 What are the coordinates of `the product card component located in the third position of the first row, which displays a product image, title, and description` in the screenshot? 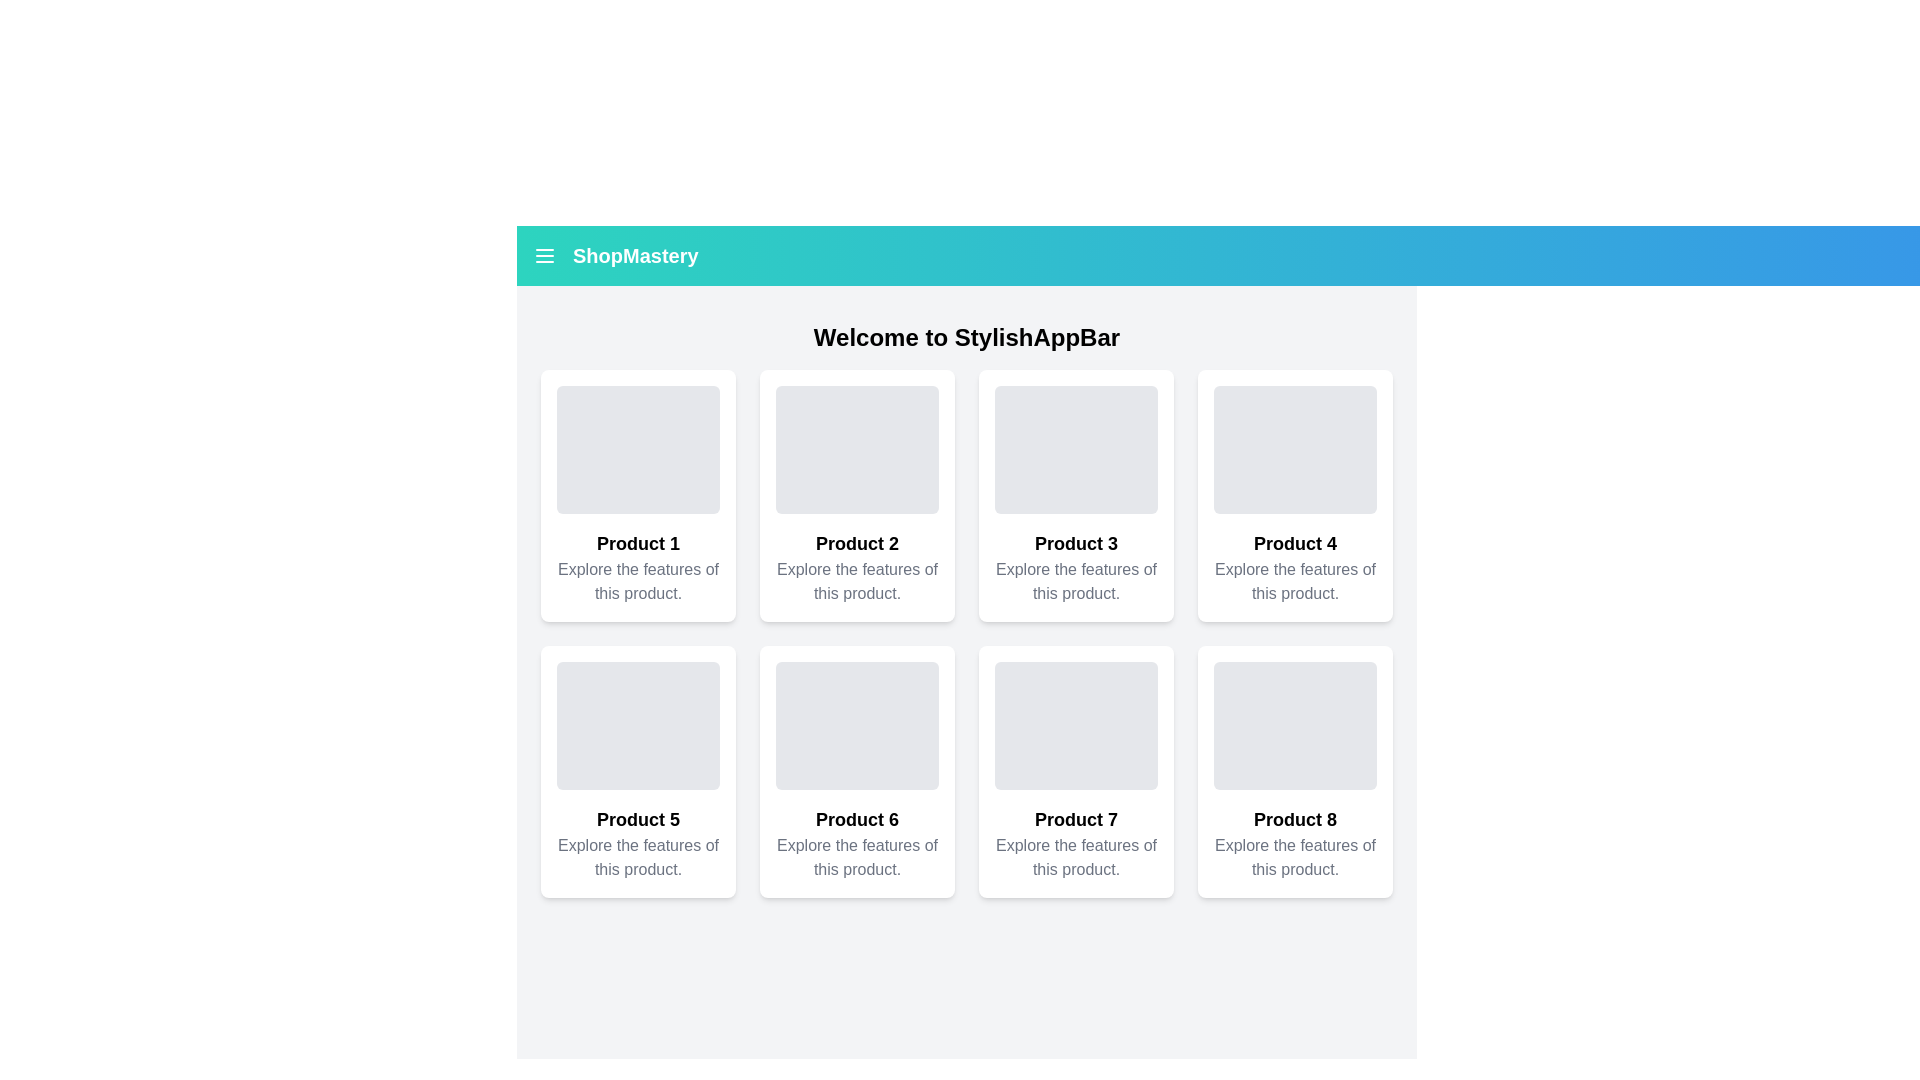 It's located at (1075, 495).